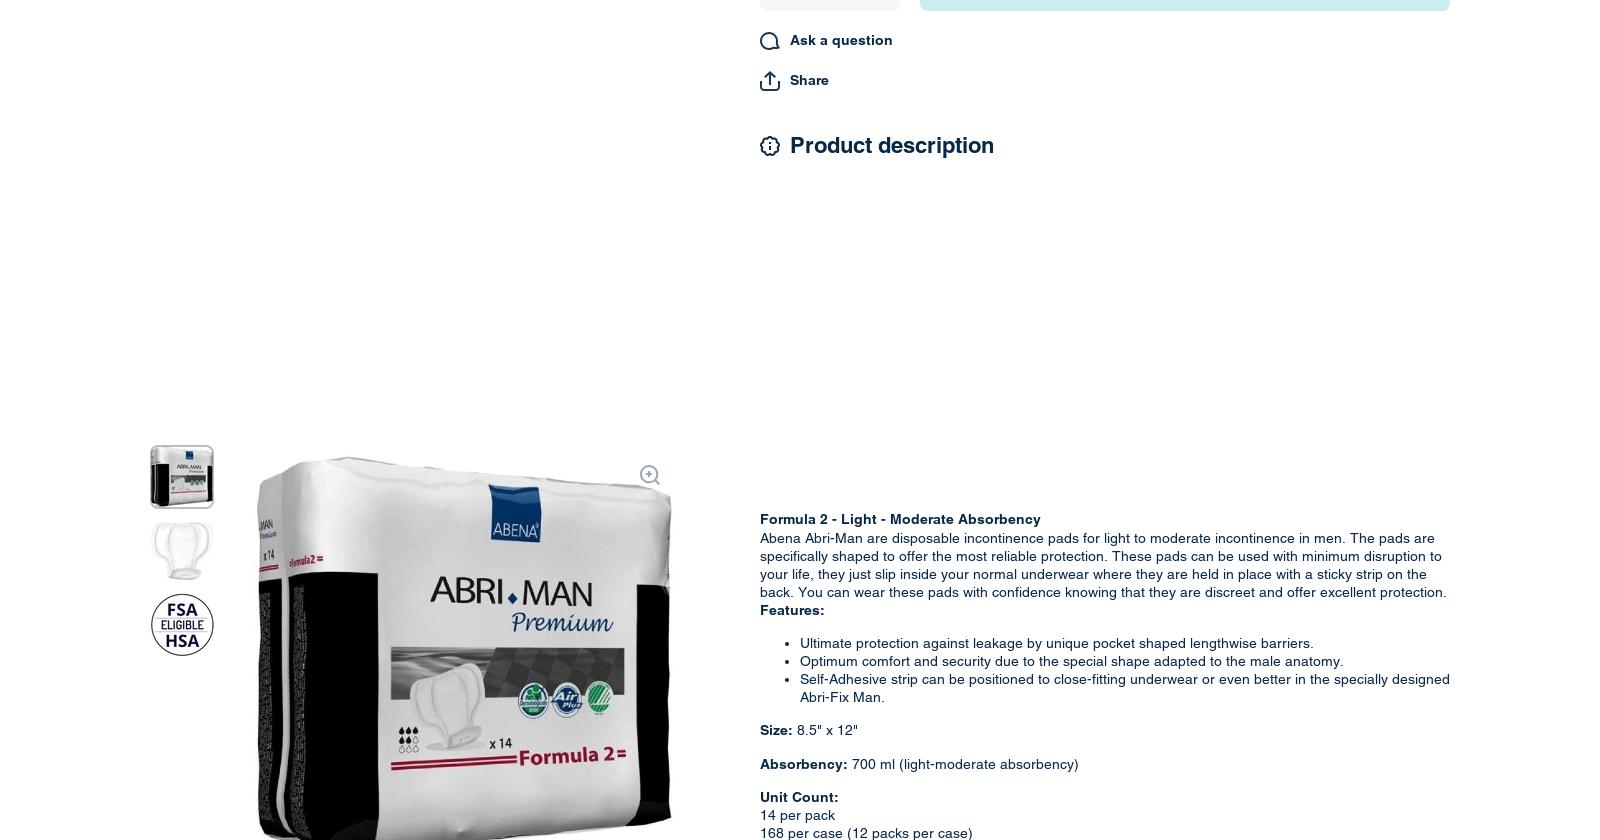 This screenshot has height=840, width=1600. What do you see at coordinates (469, 378) in the screenshot?
I see `'Rely FAQ'` at bounding box center [469, 378].